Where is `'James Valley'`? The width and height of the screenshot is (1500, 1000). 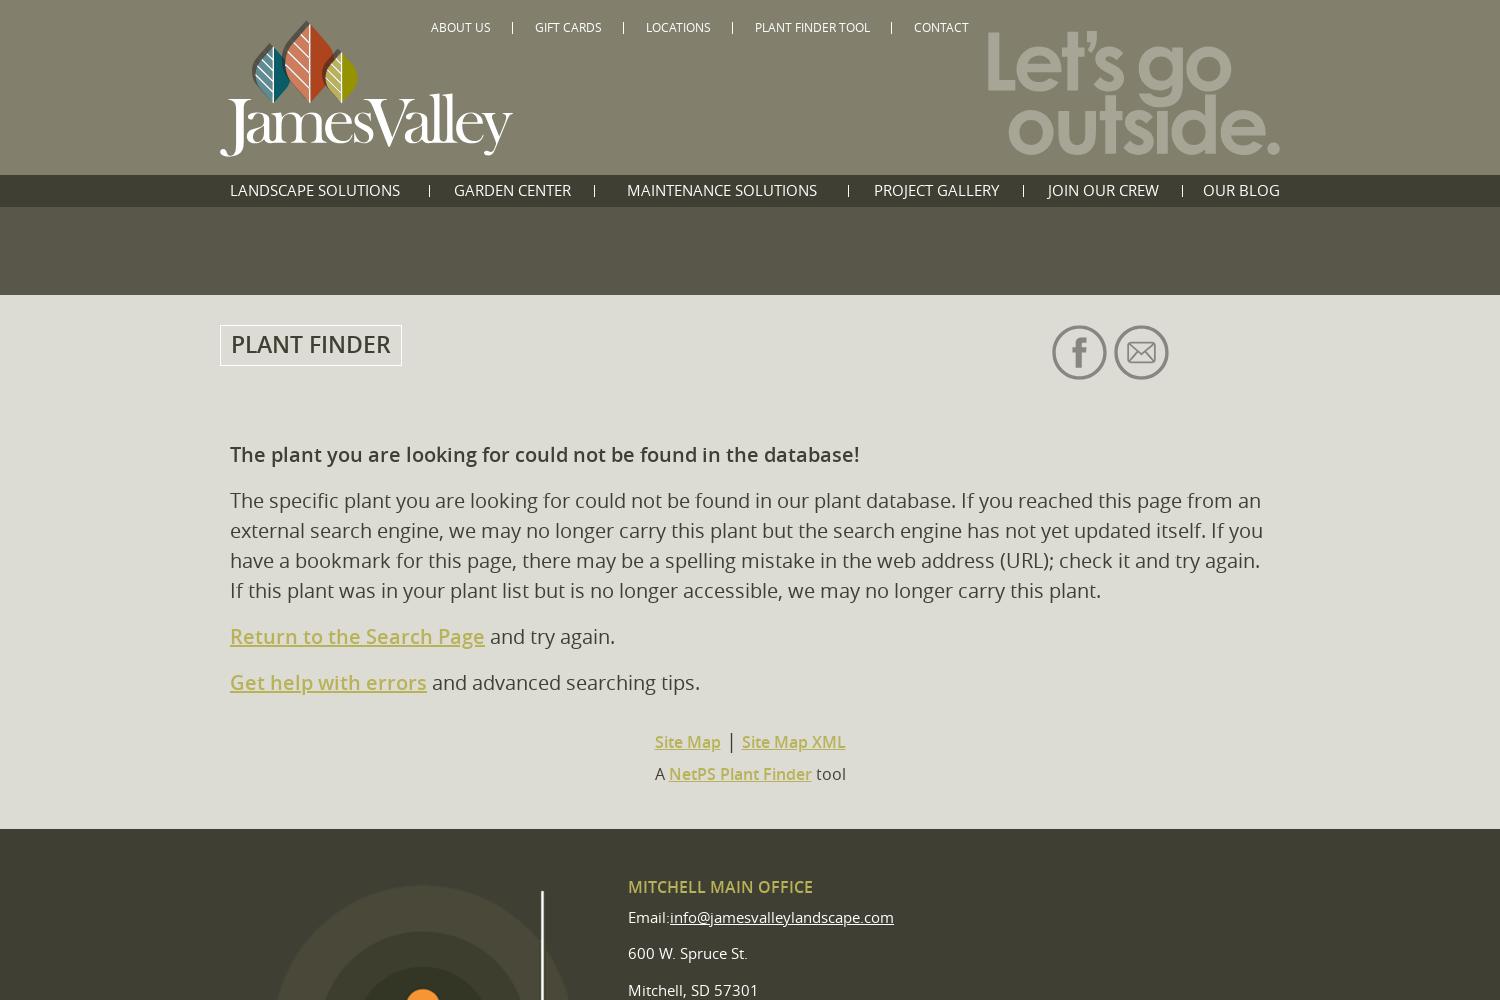 'James Valley' is located at coordinates (575, 35).